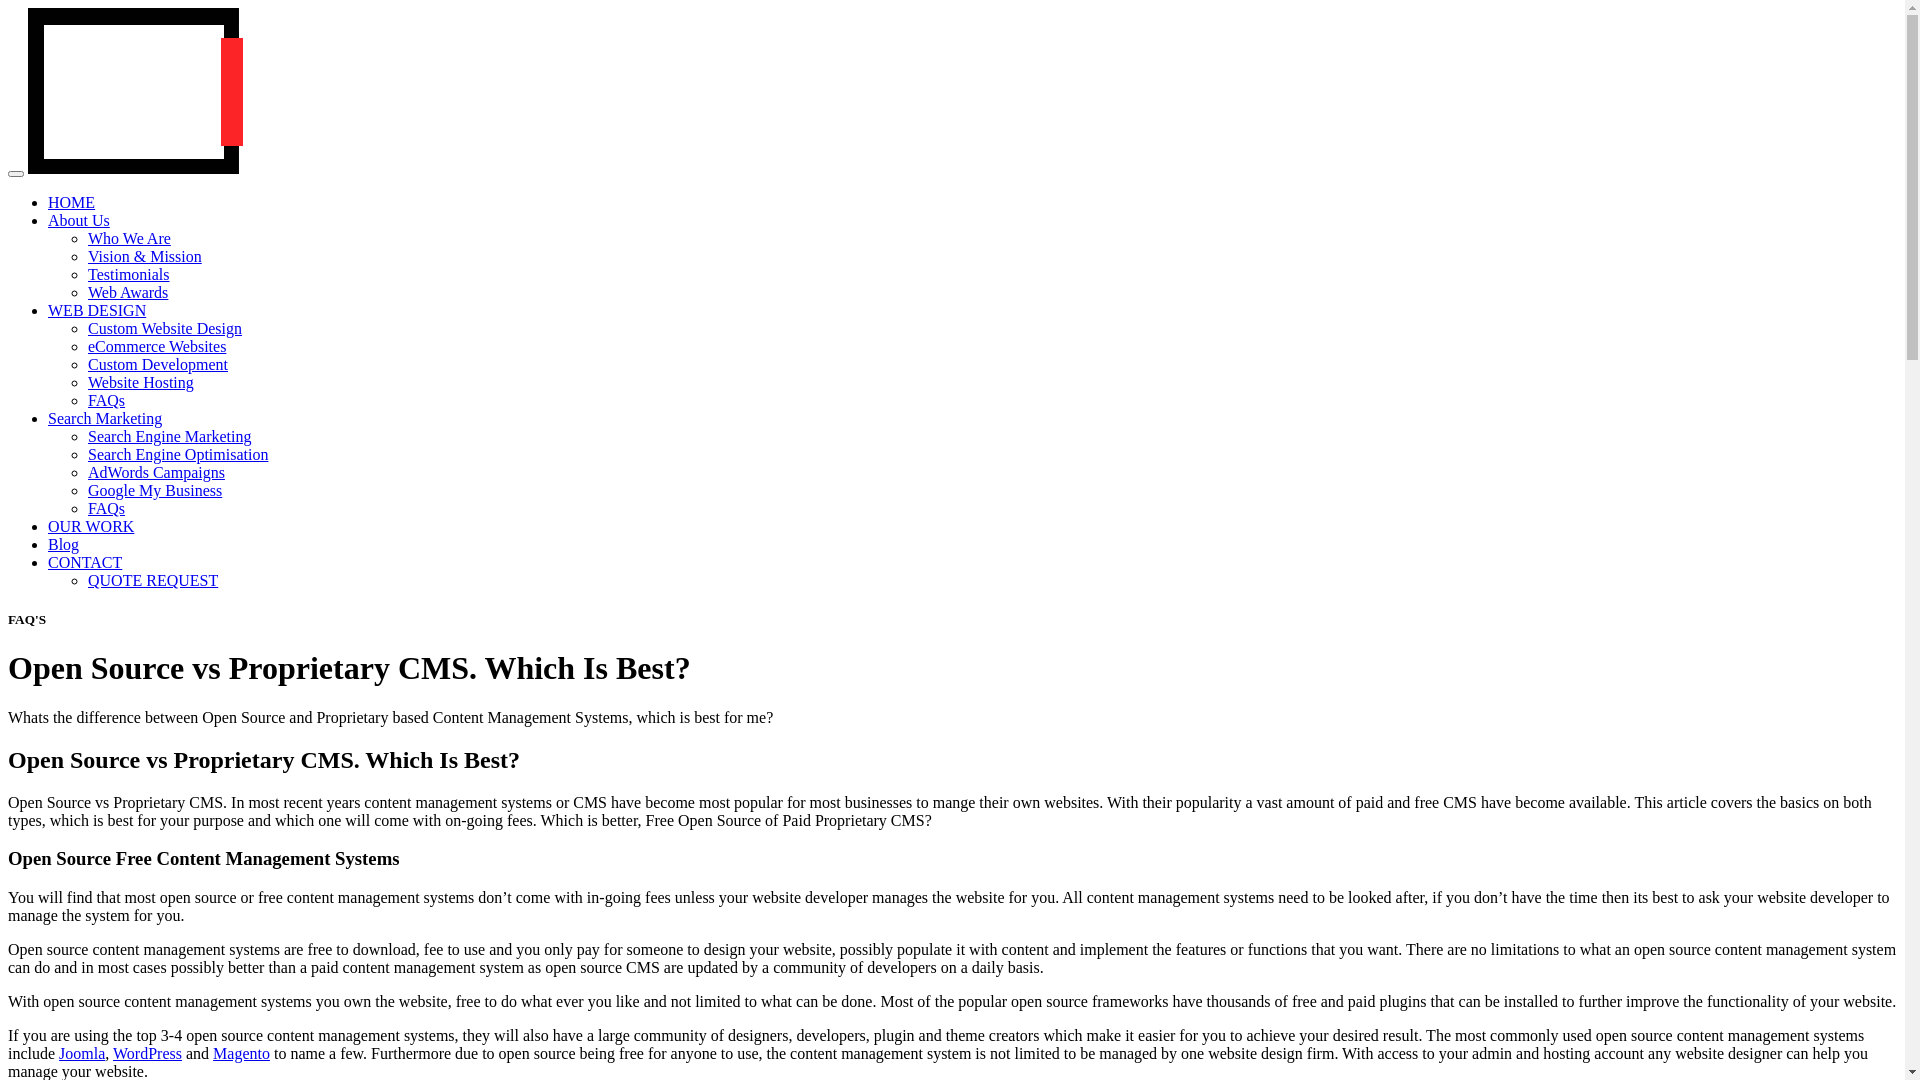  I want to click on 'FAQs', so click(86, 400).